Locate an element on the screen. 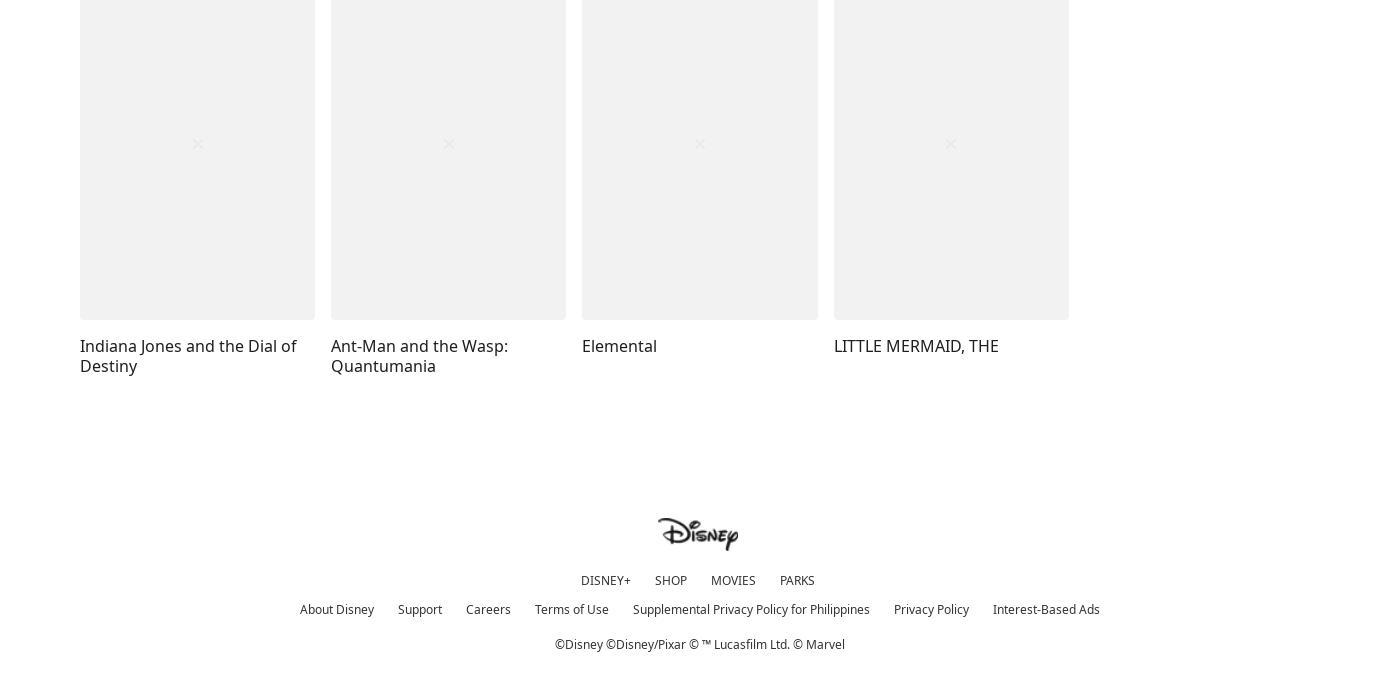  'Indiana Jones and the Dial of Destiny' is located at coordinates (188, 355).